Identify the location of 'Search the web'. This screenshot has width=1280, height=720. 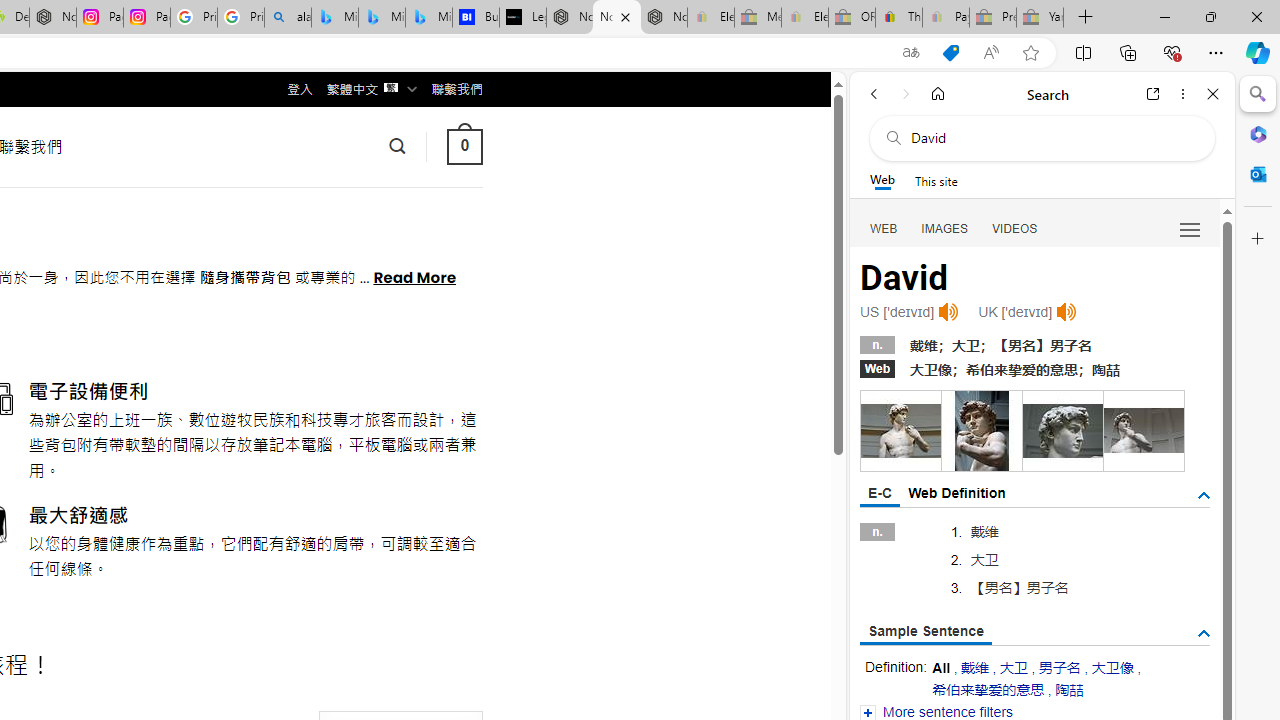
(1051, 137).